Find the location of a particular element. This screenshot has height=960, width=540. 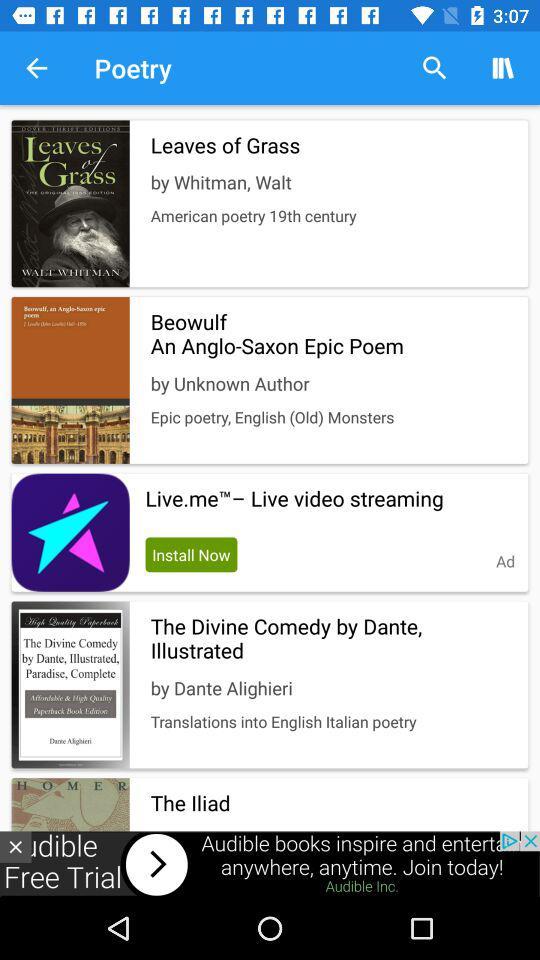

exit a advertisement is located at coordinates (14, 846).